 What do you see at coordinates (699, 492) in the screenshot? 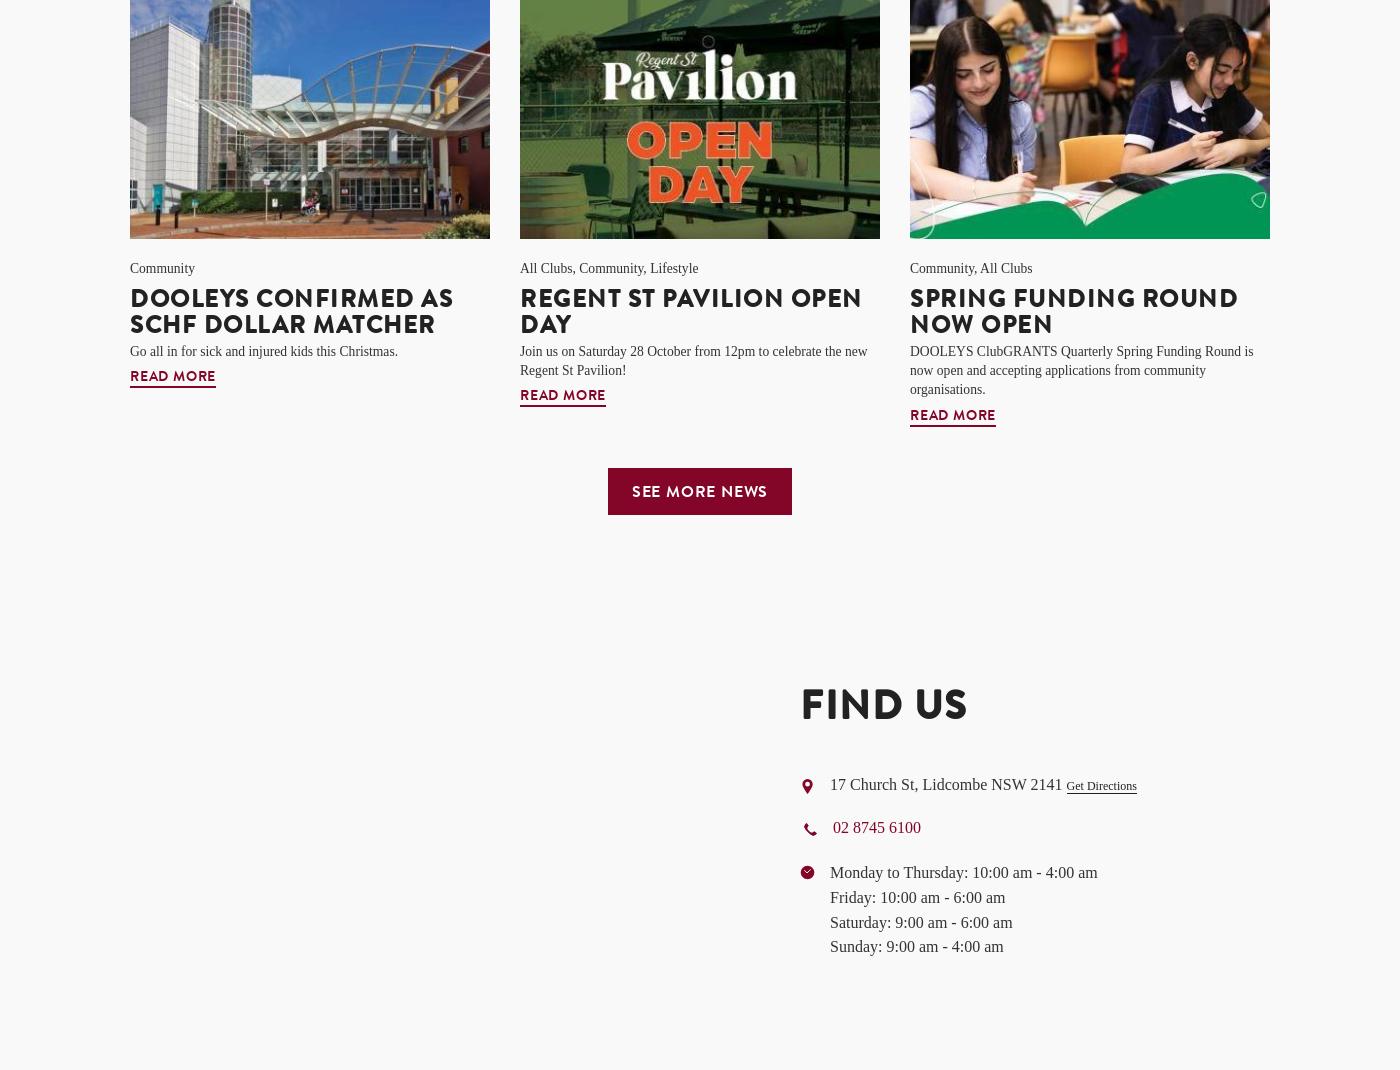
I see `'See more news'` at bounding box center [699, 492].